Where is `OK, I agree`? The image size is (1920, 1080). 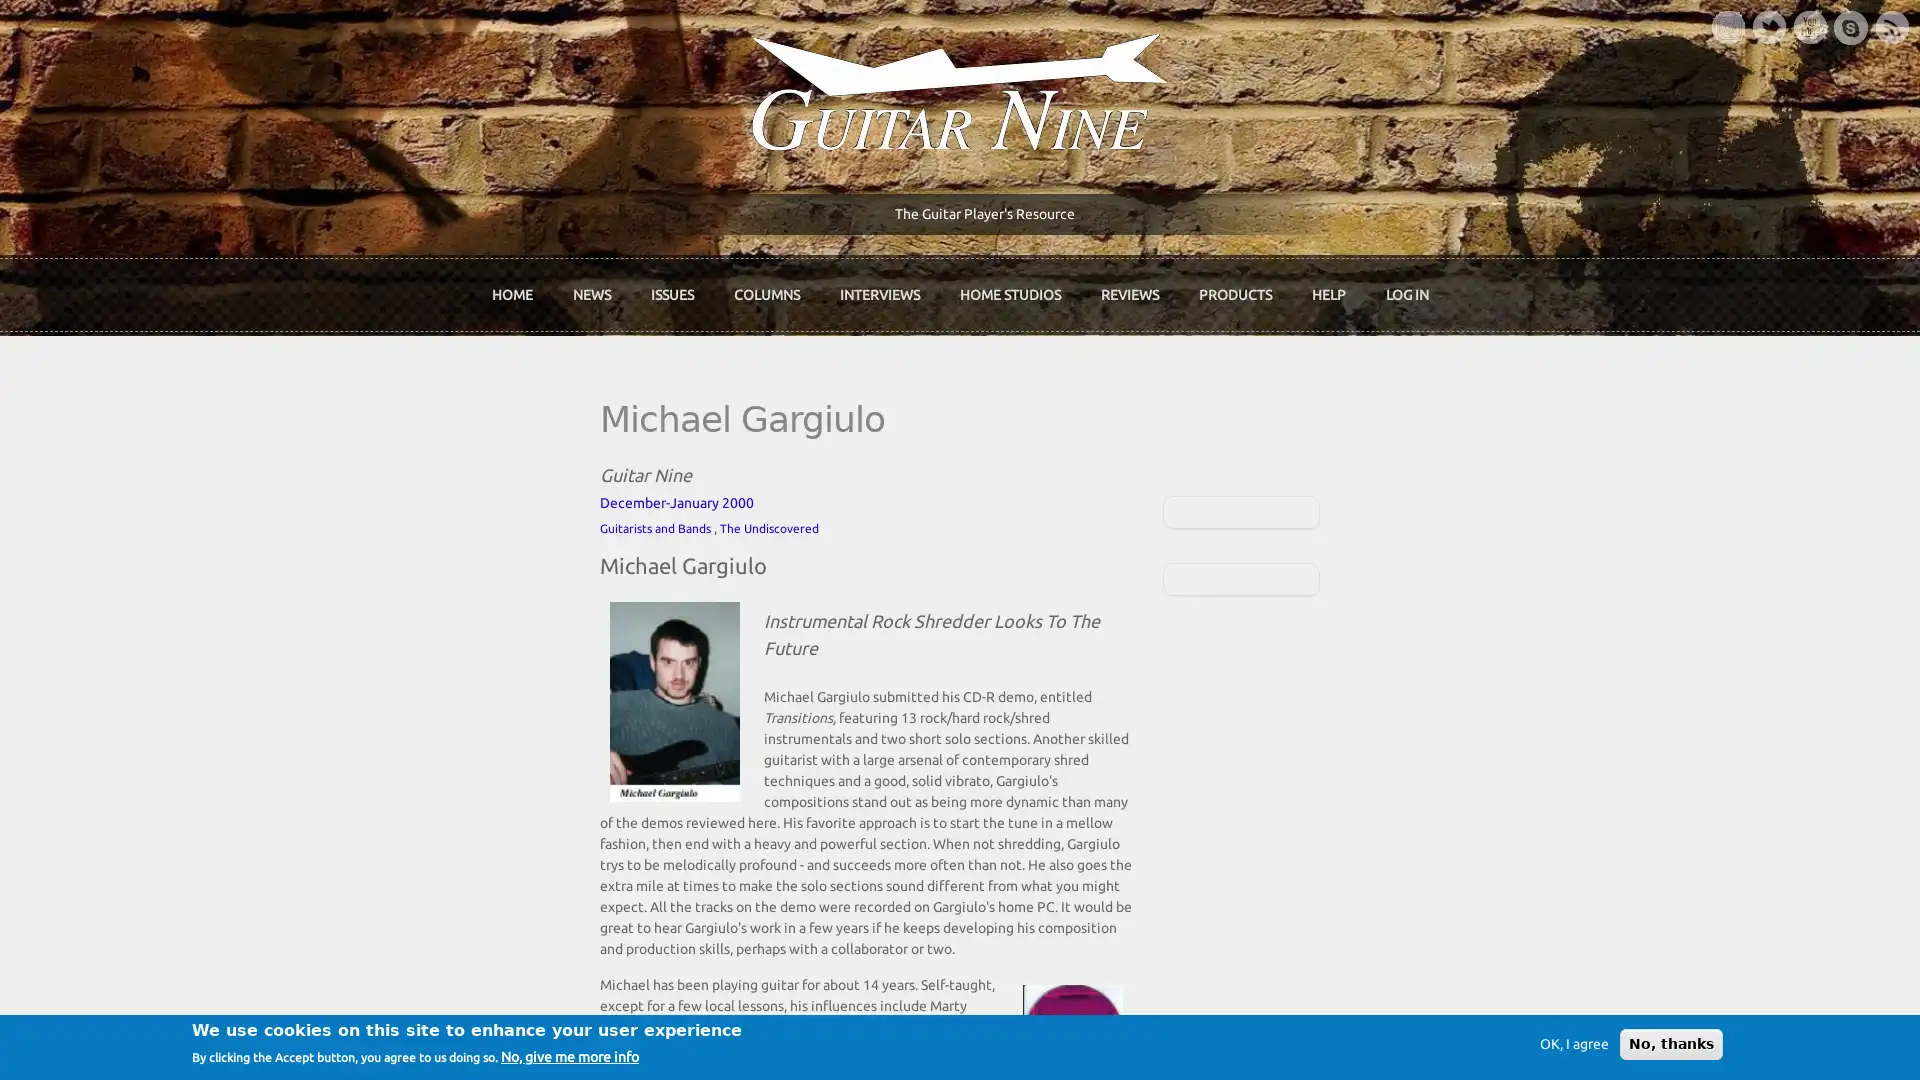 OK, I agree is located at coordinates (1573, 1043).